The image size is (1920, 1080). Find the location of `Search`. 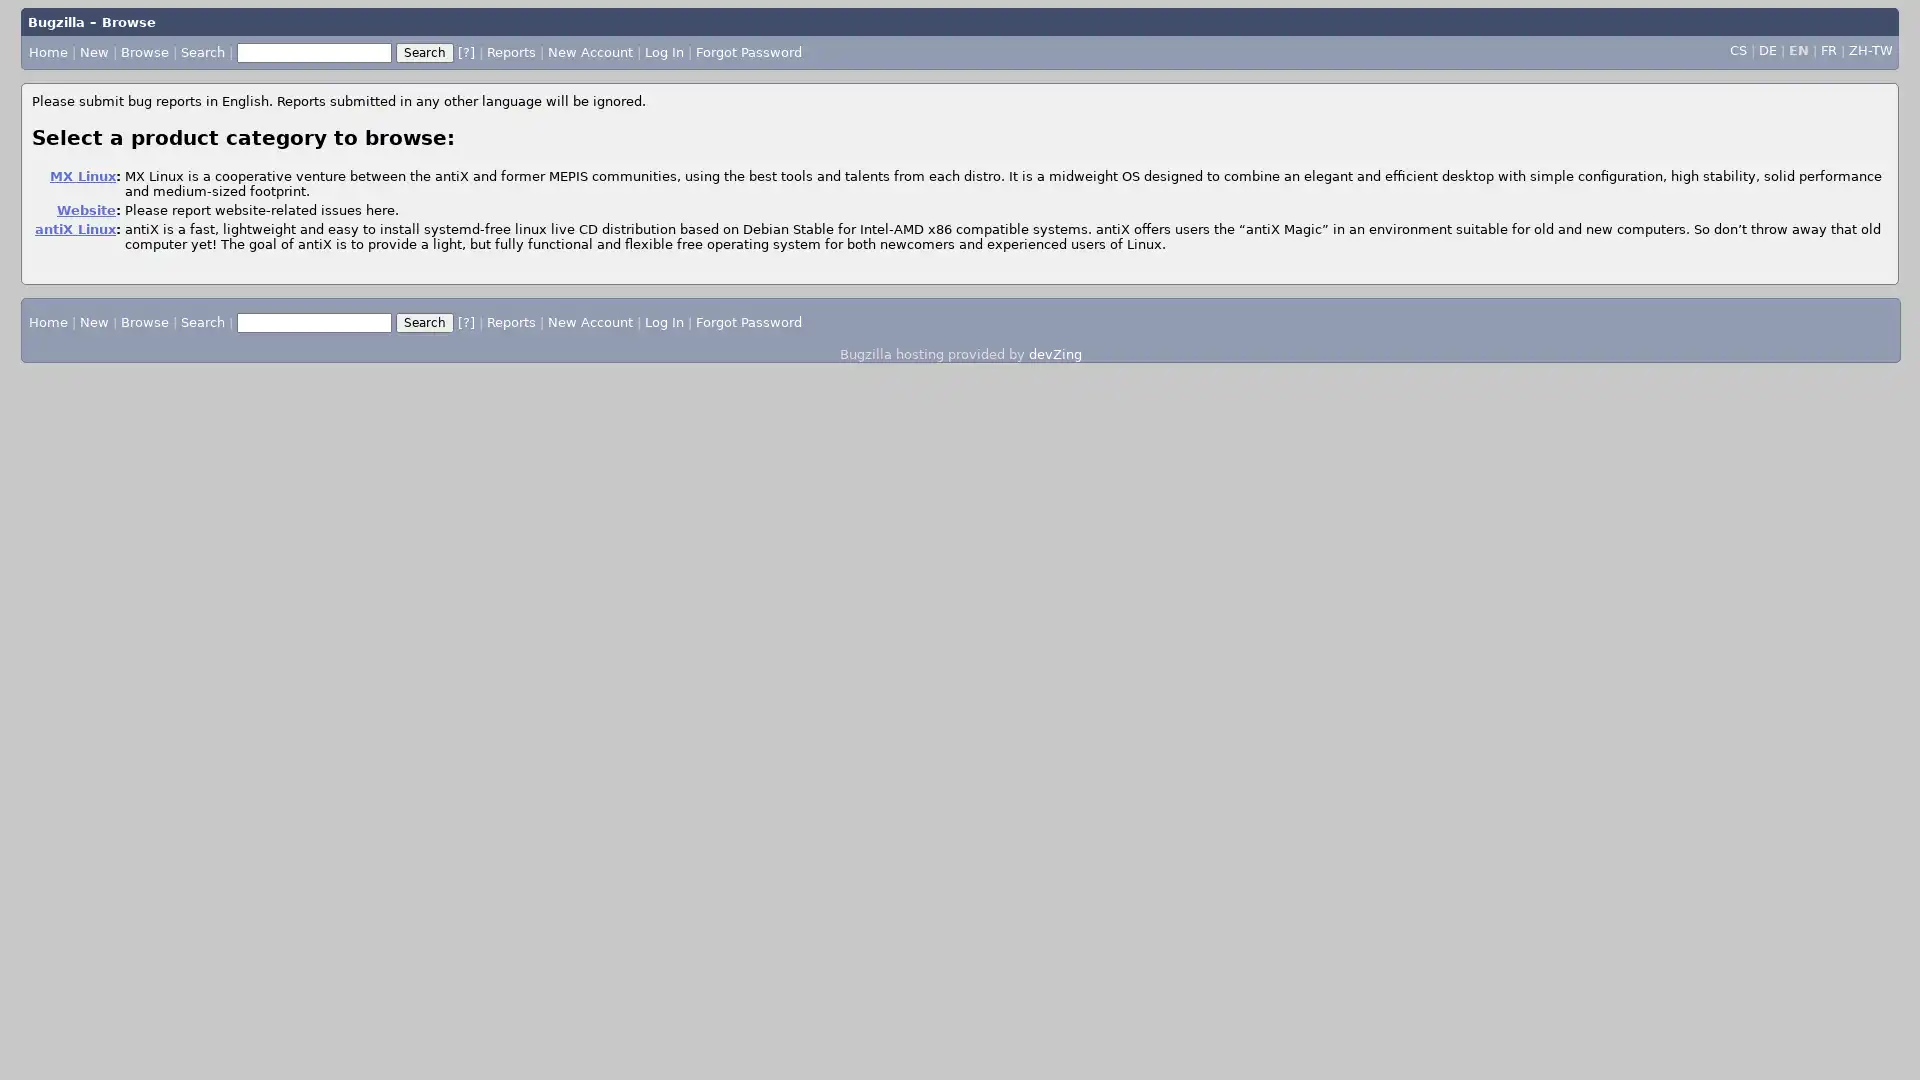

Search is located at coordinates (424, 322).